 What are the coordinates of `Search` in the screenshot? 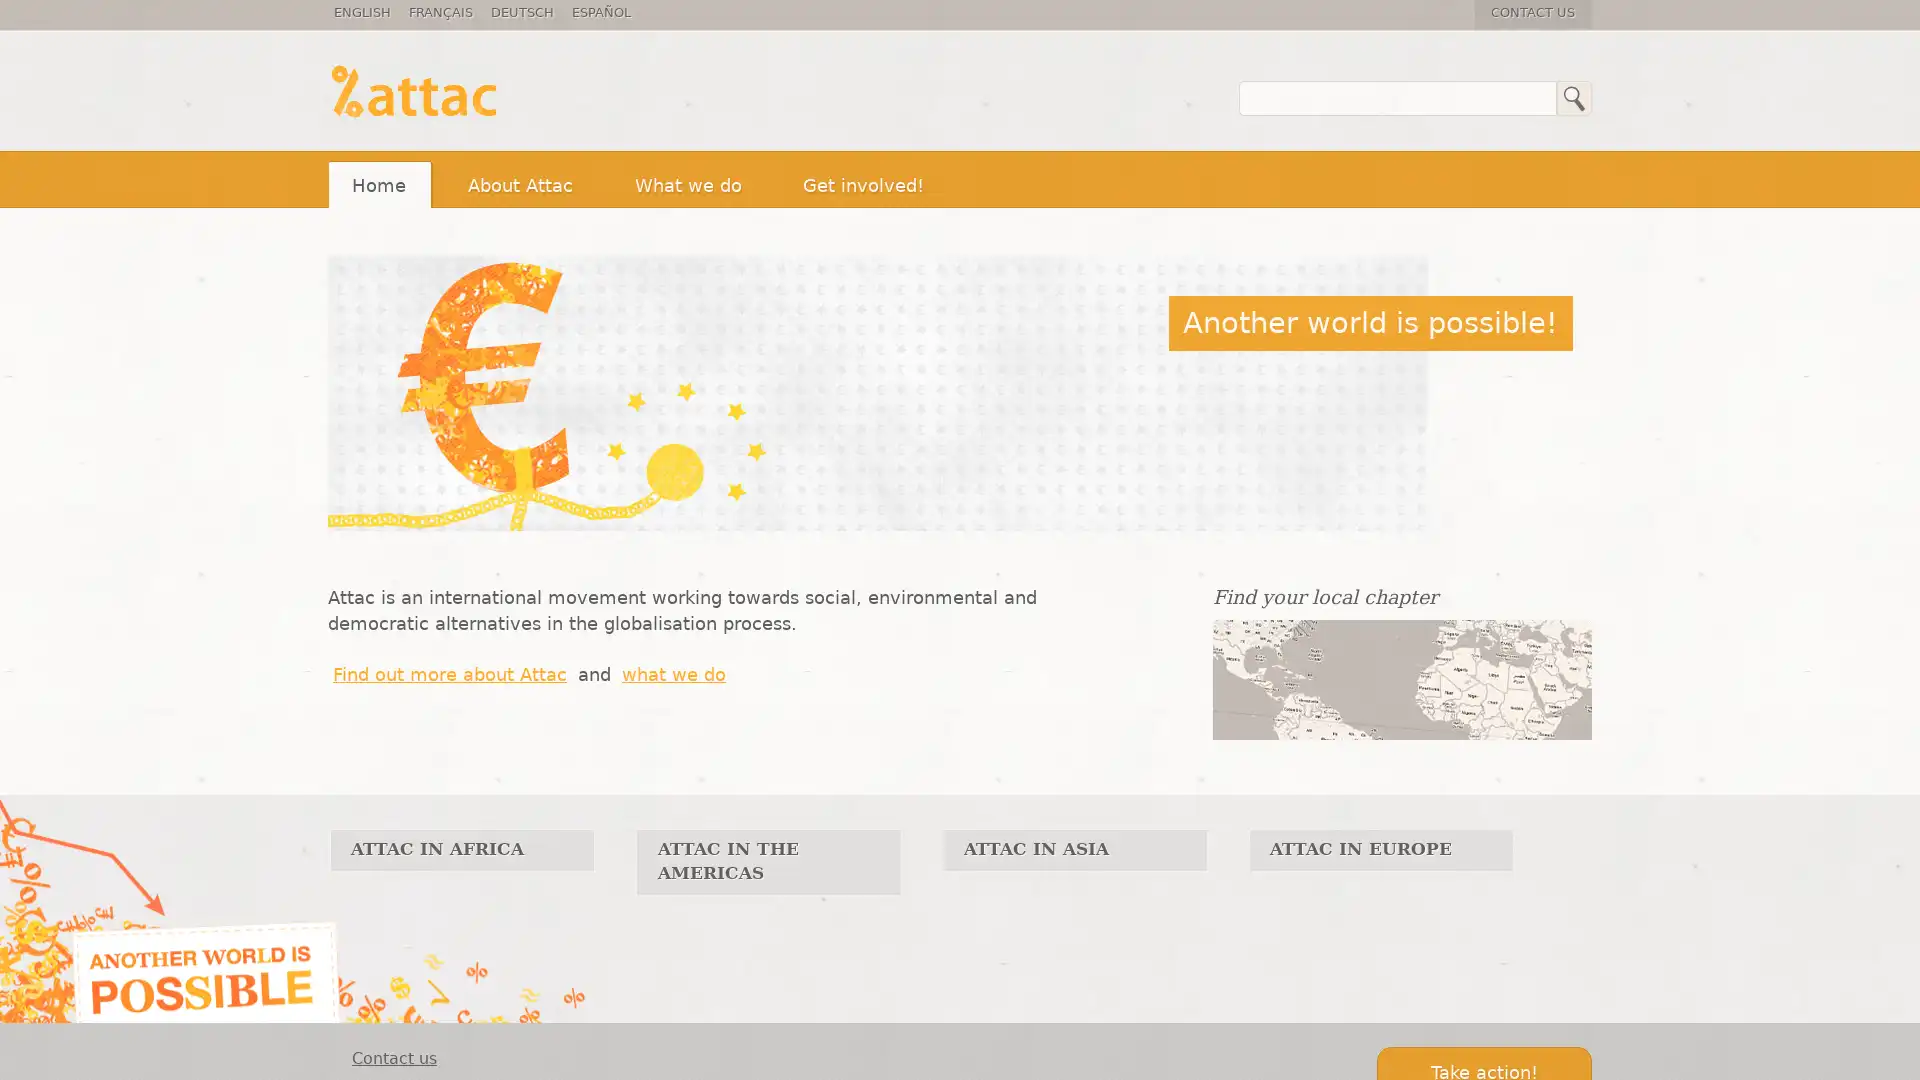 It's located at (1573, 98).